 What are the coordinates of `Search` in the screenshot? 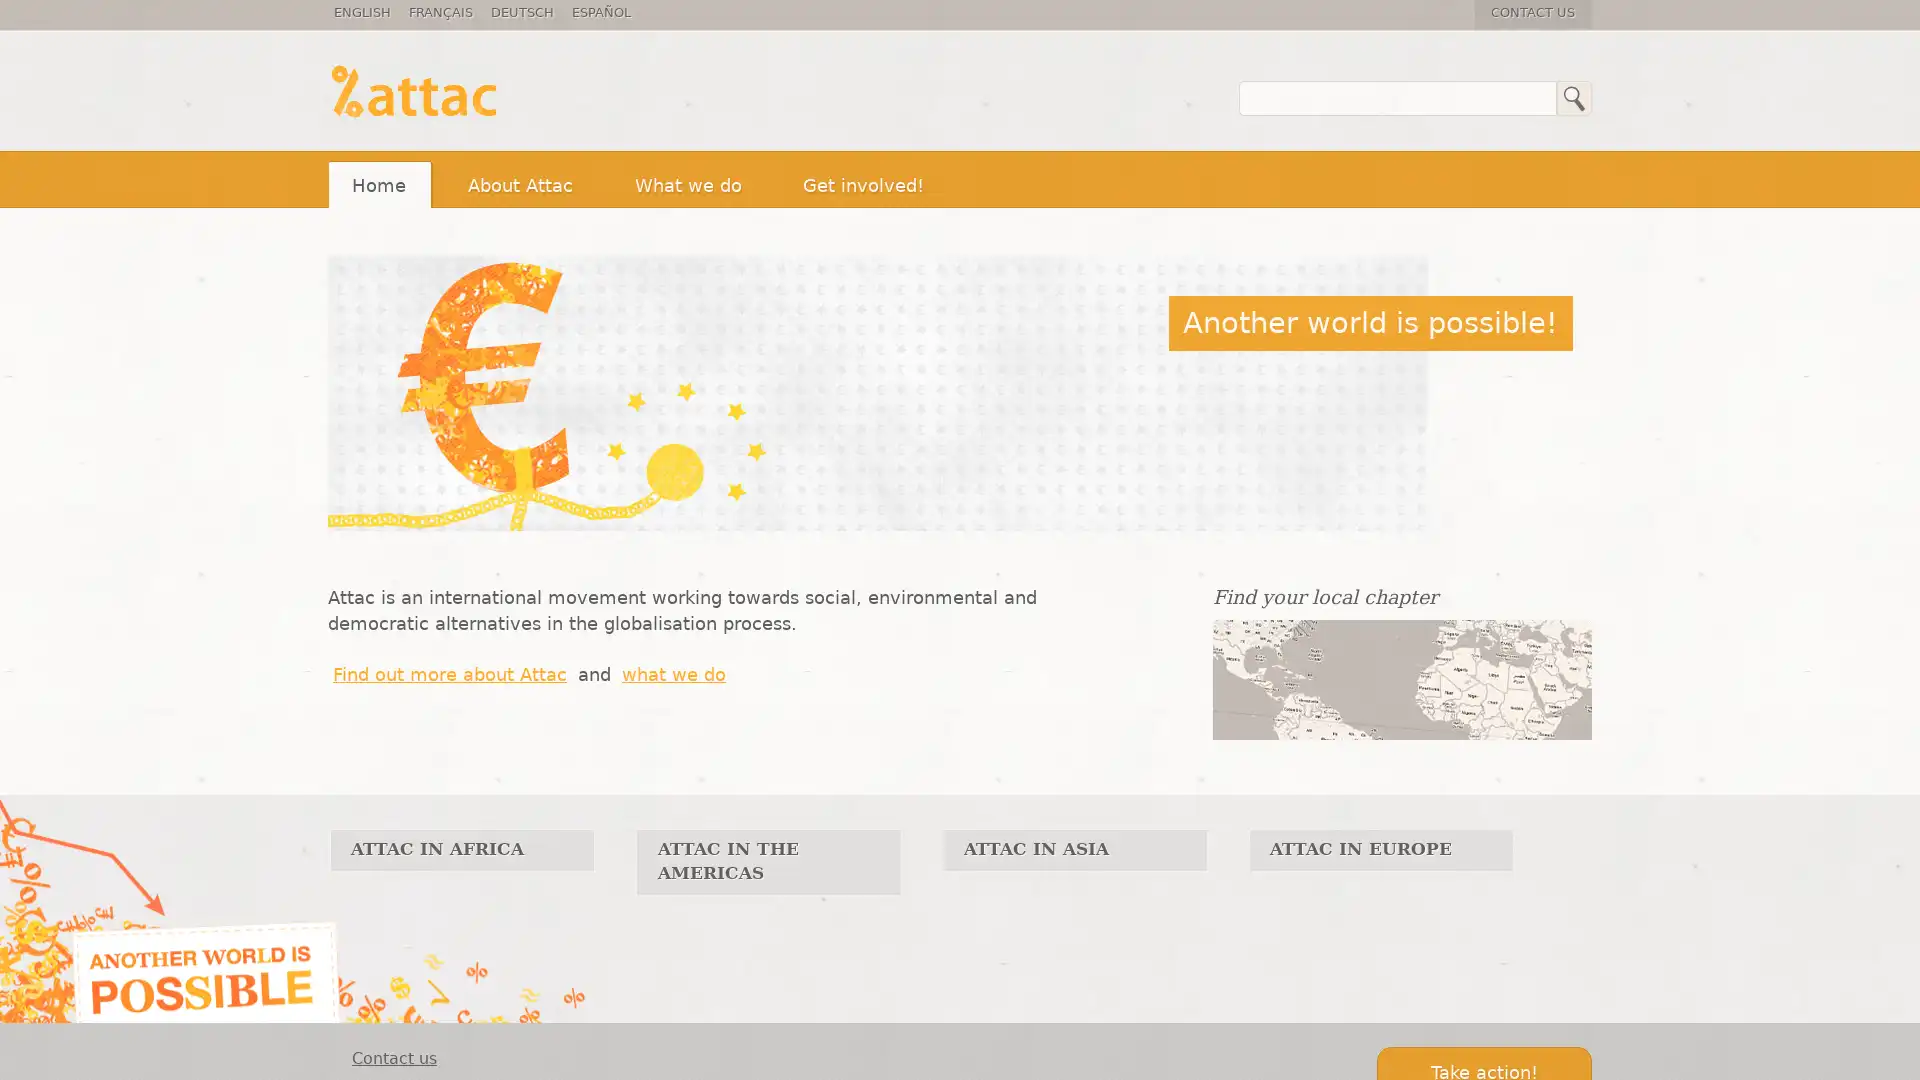 It's located at (1573, 98).